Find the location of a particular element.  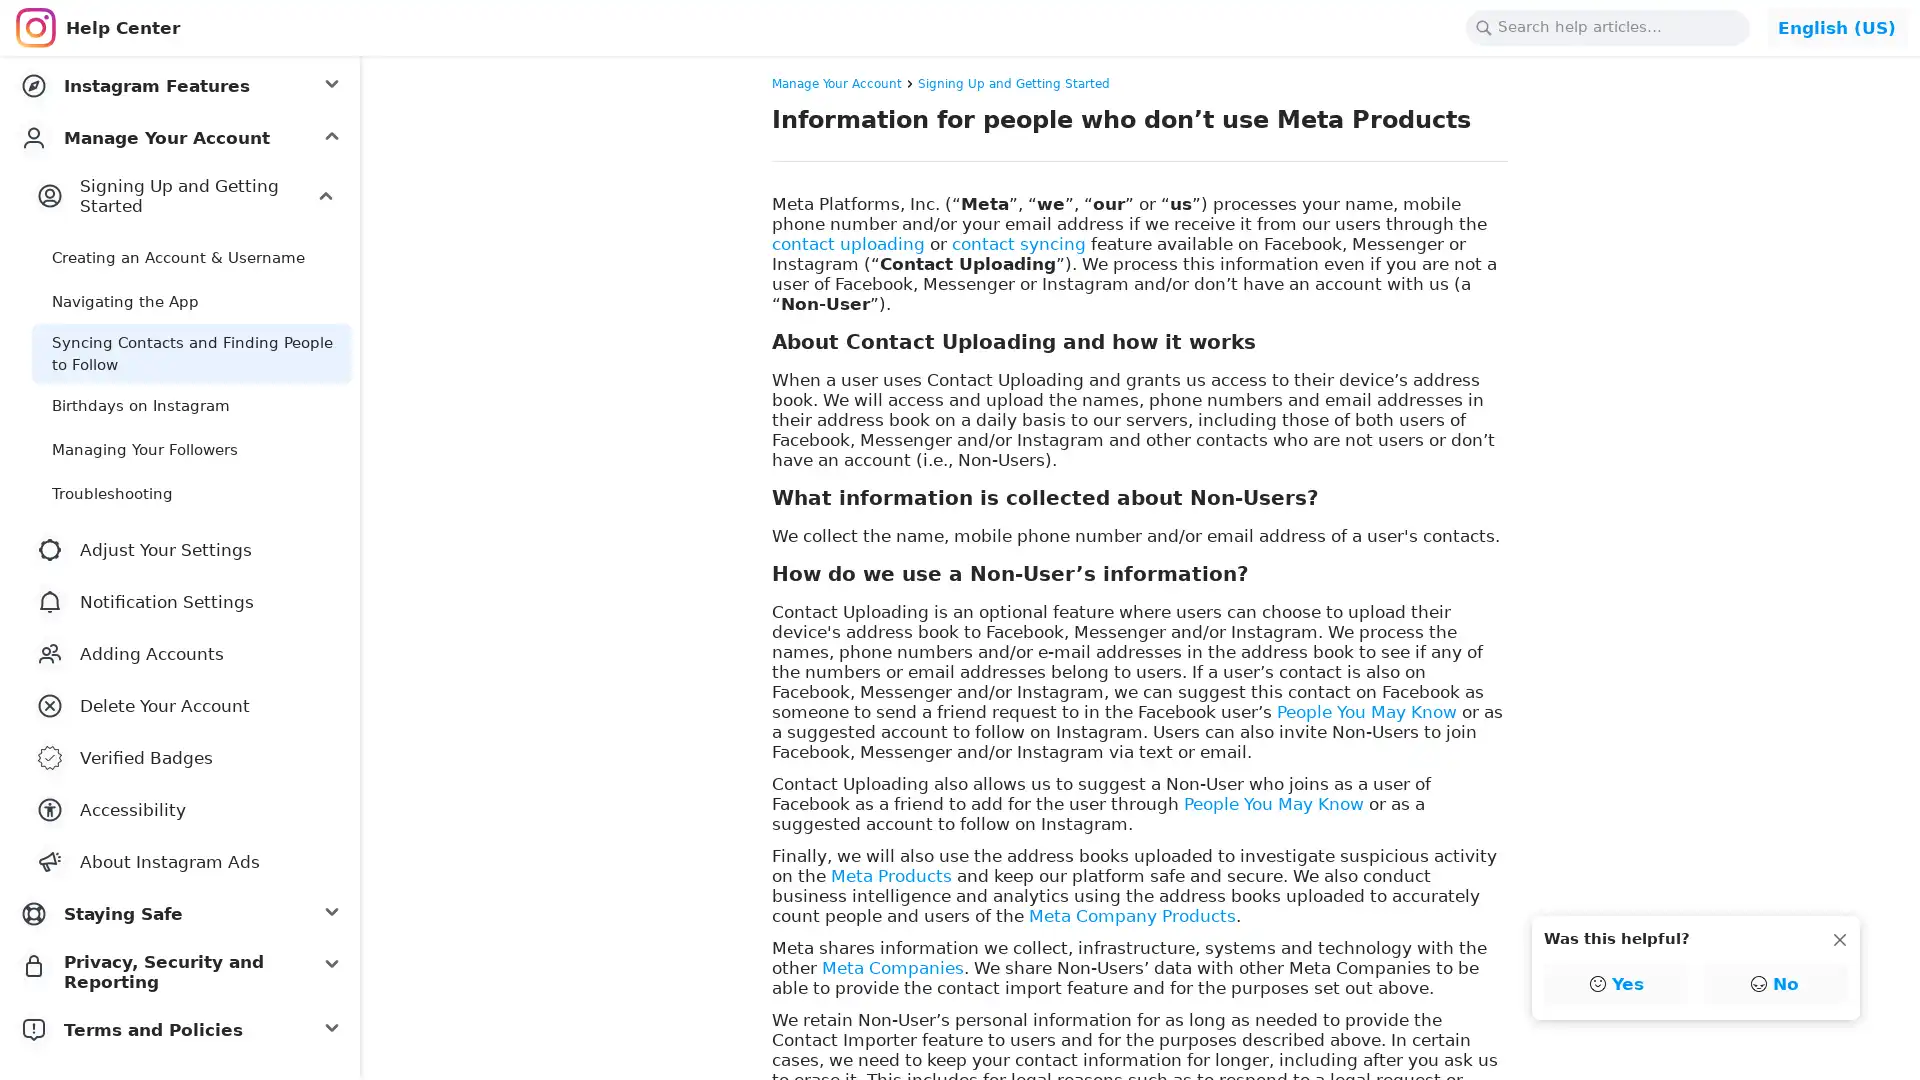

Terms and Policies is located at coordinates (180, 1029).